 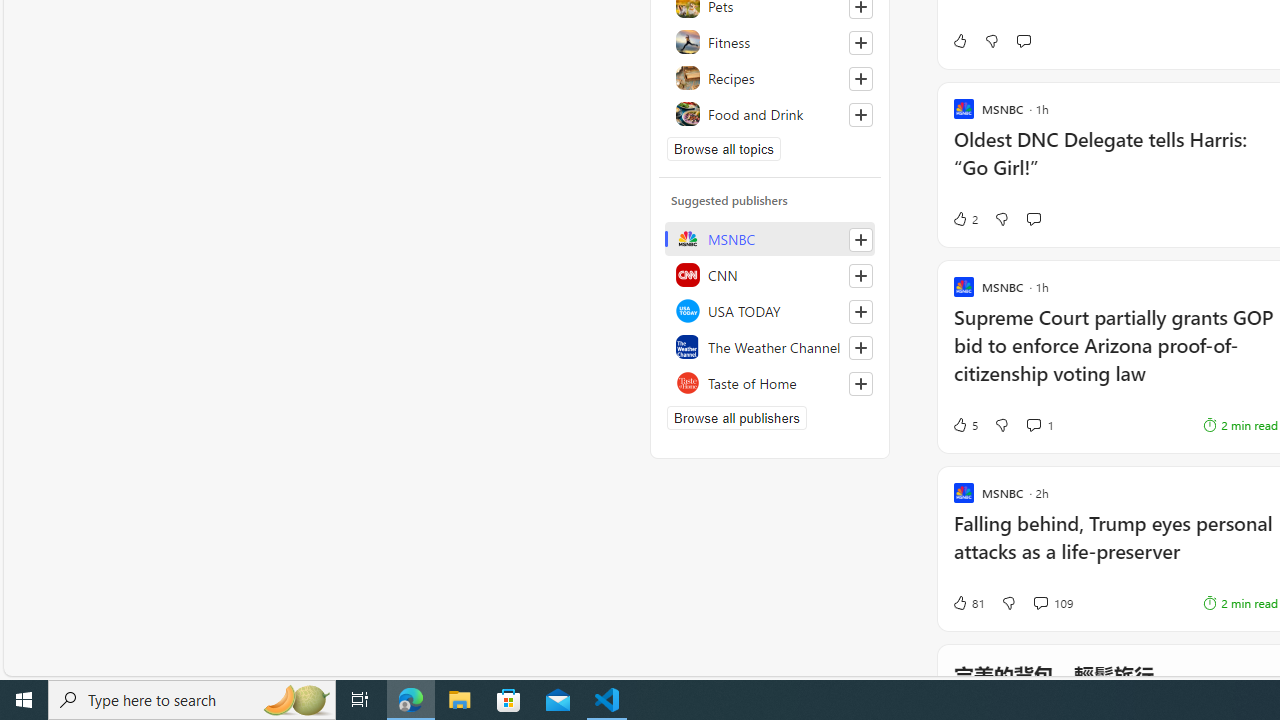 What do you see at coordinates (964, 424) in the screenshot?
I see `'5 Like'` at bounding box center [964, 424].